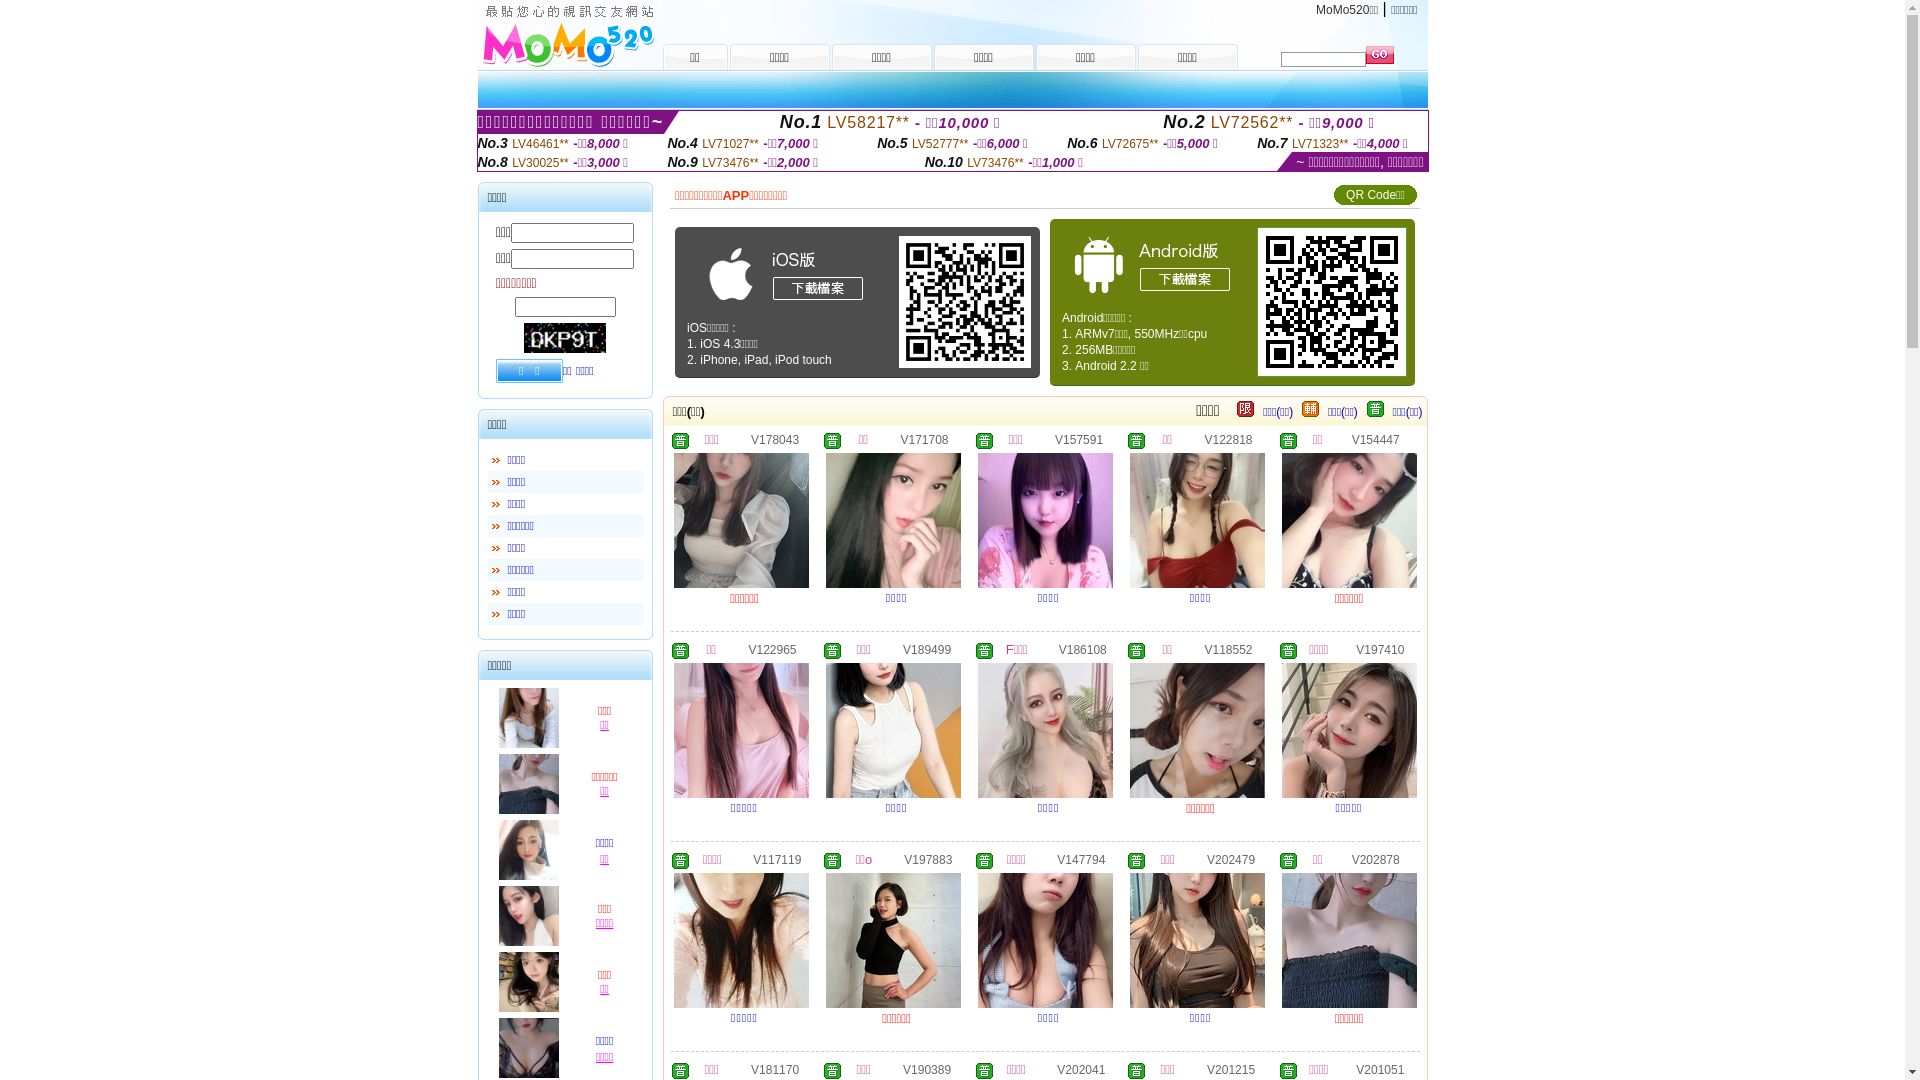  What do you see at coordinates (1079, 1067) in the screenshot?
I see `'V202041'` at bounding box center [1079, 1067].